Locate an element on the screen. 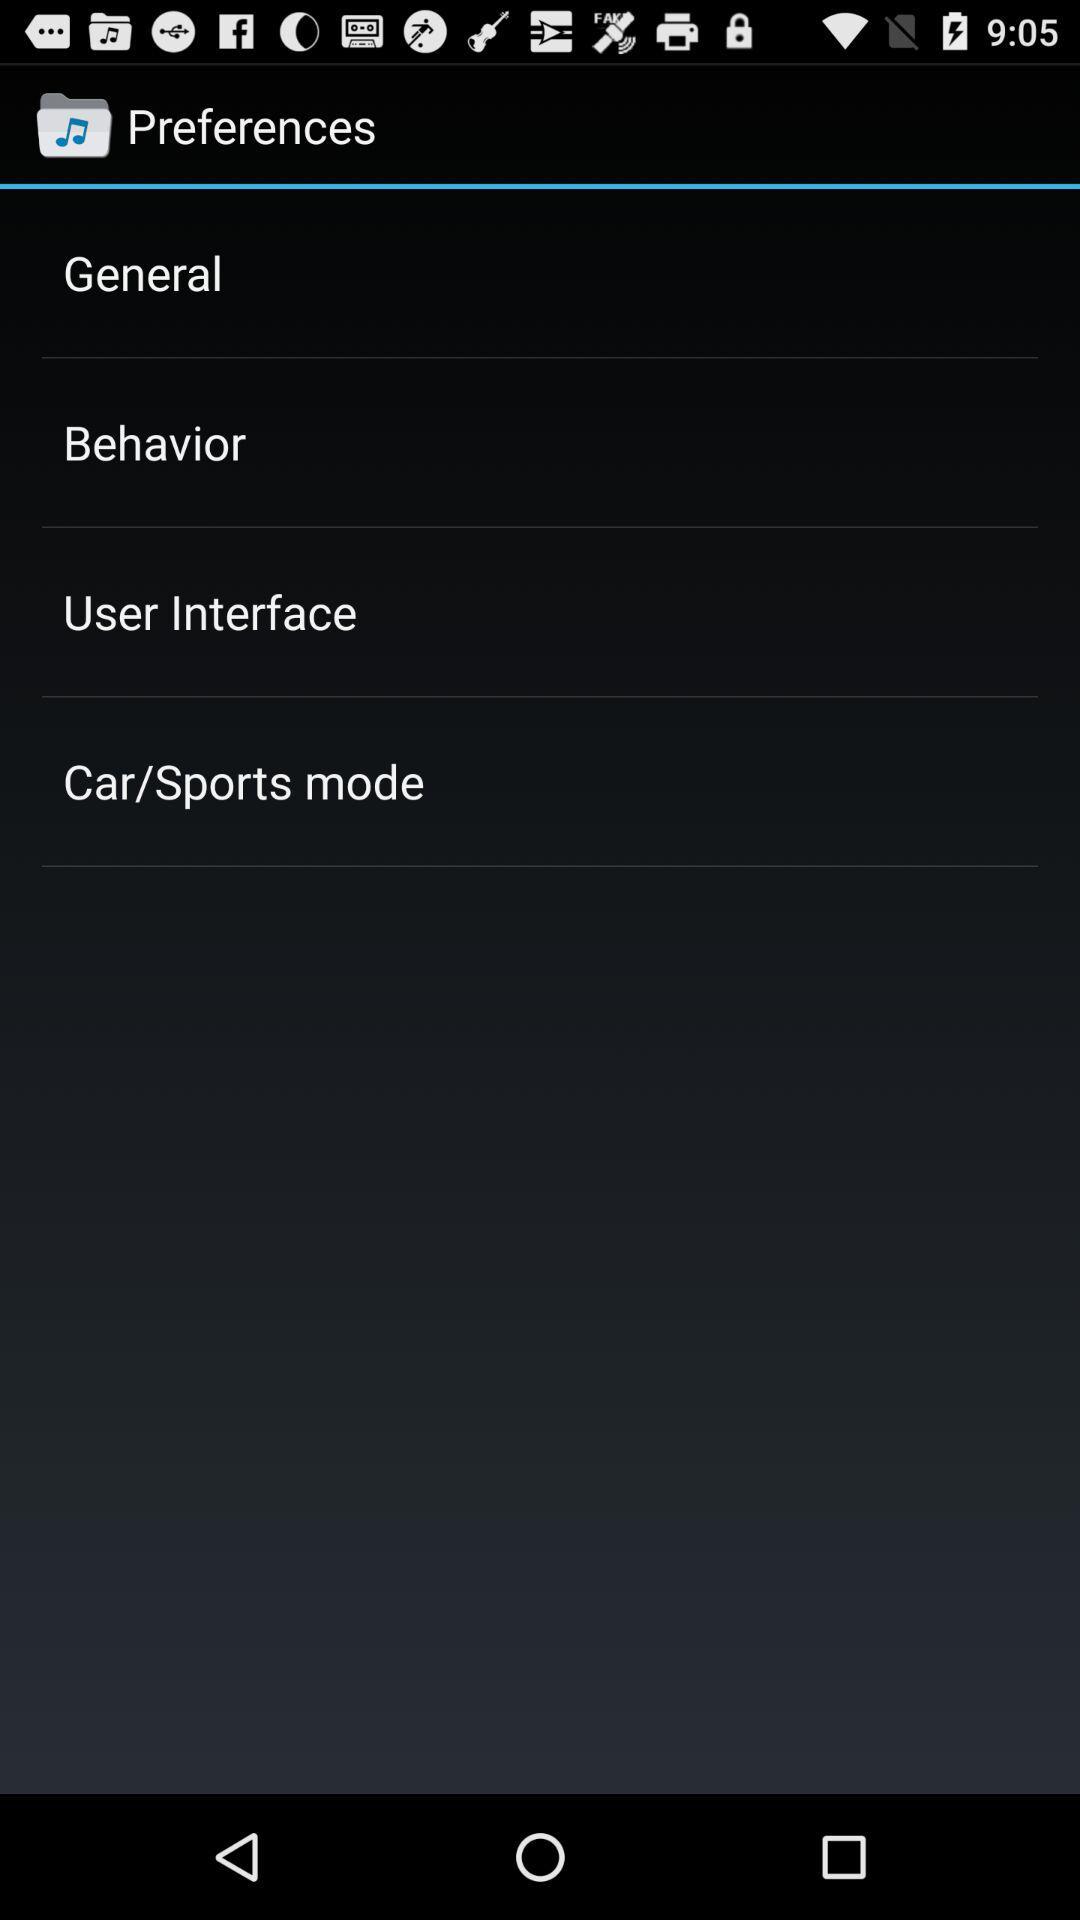 Image resolution: width=1080 pixels, height=1920 pixels. item on the left is located at coordinates (242, 780).